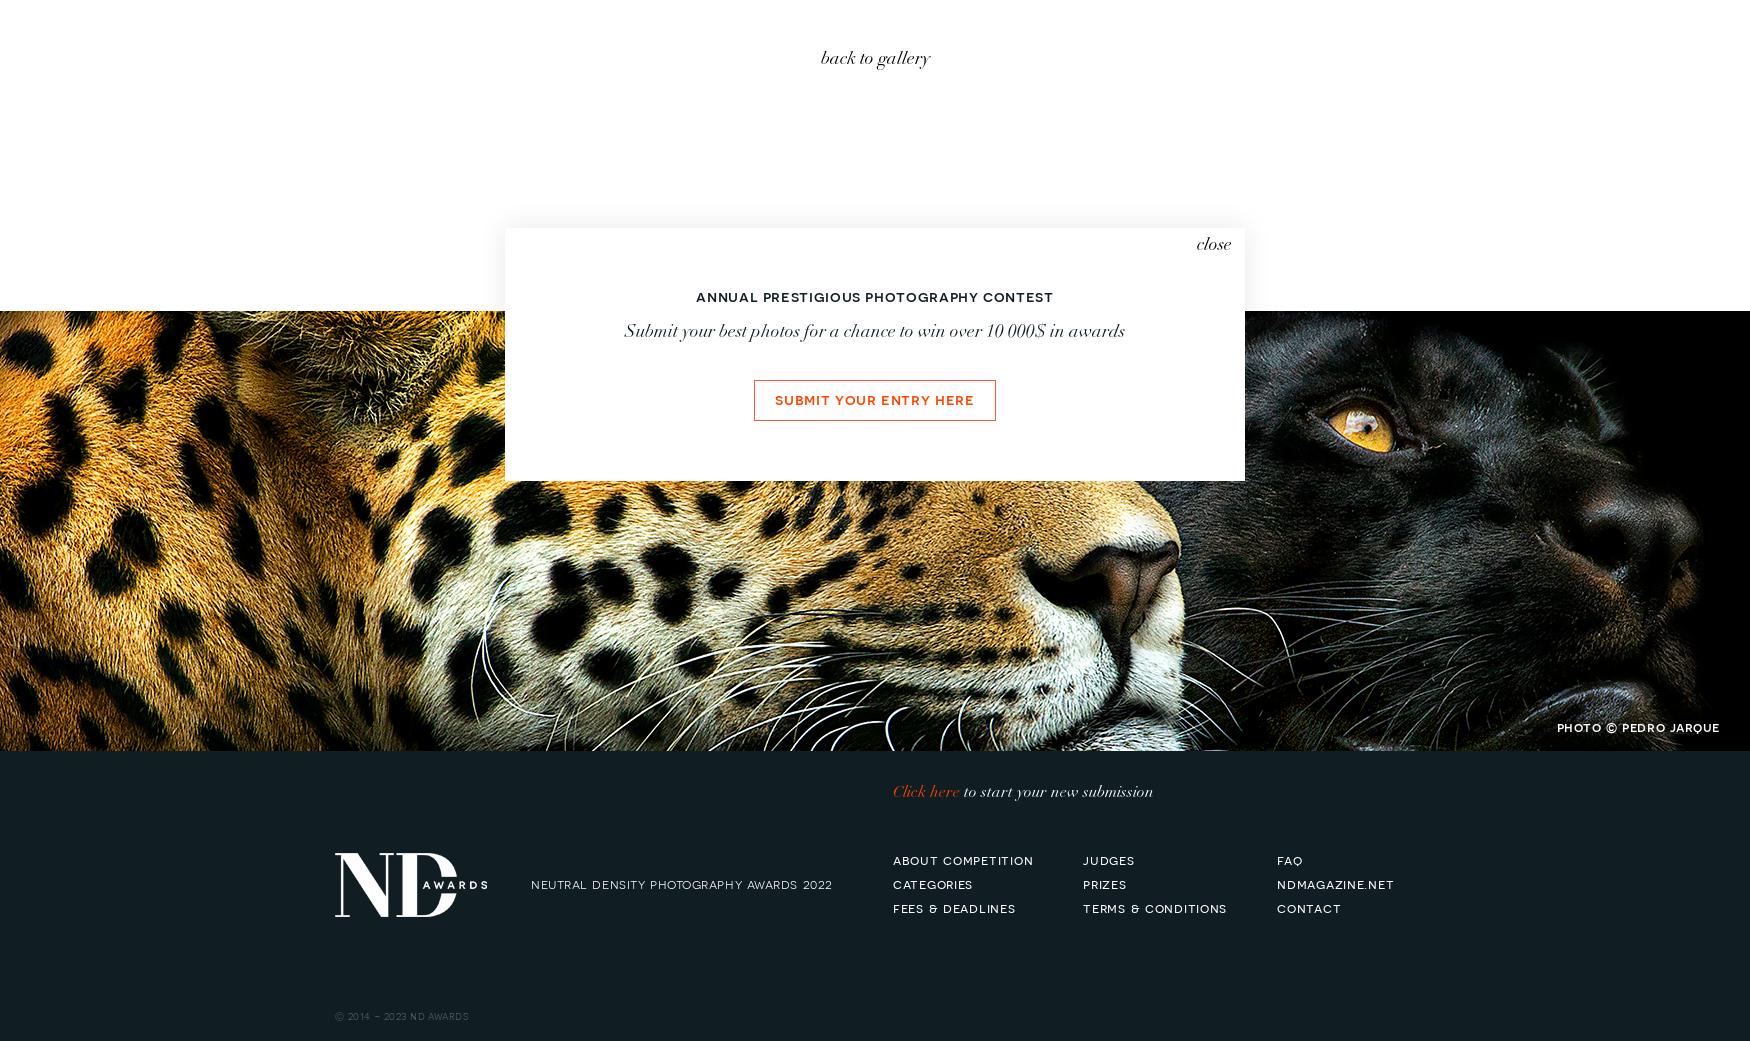 The width and height of the screenshot is (1750, 1041). What do you see at coordinates (1154, 906) in the screenshot?
I see `'terms & conditions'` at bounding box center [1154, 906].